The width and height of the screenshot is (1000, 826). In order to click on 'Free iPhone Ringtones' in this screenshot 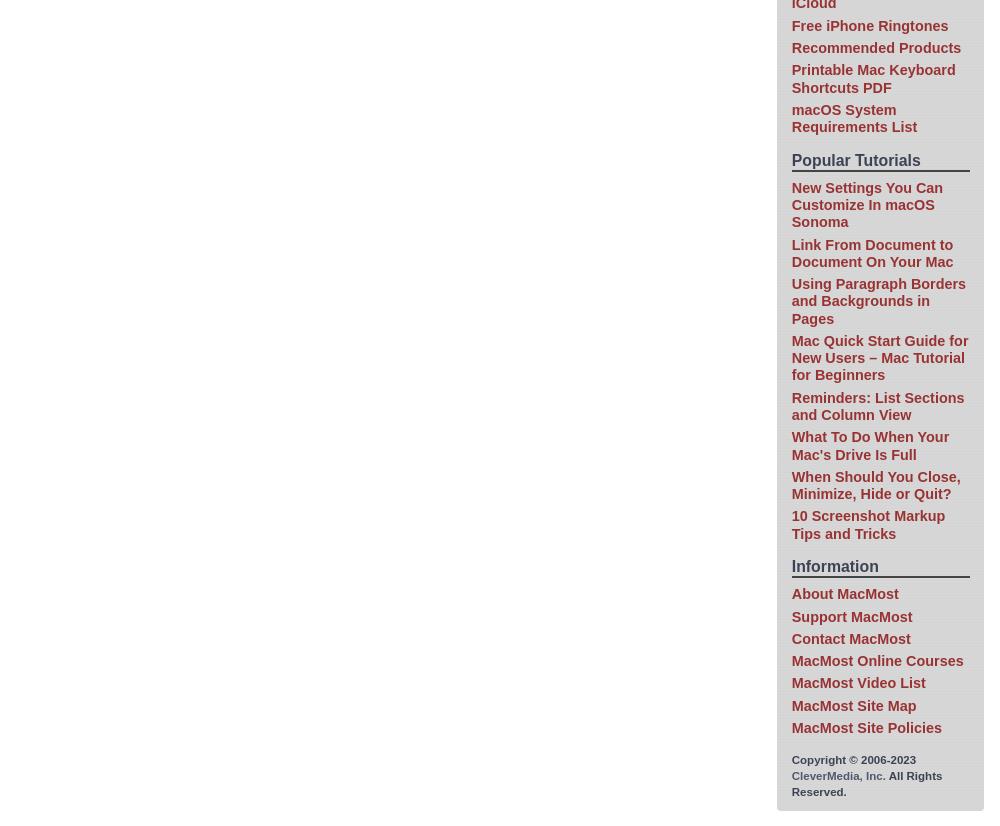, I will do `click(791, 25)`.